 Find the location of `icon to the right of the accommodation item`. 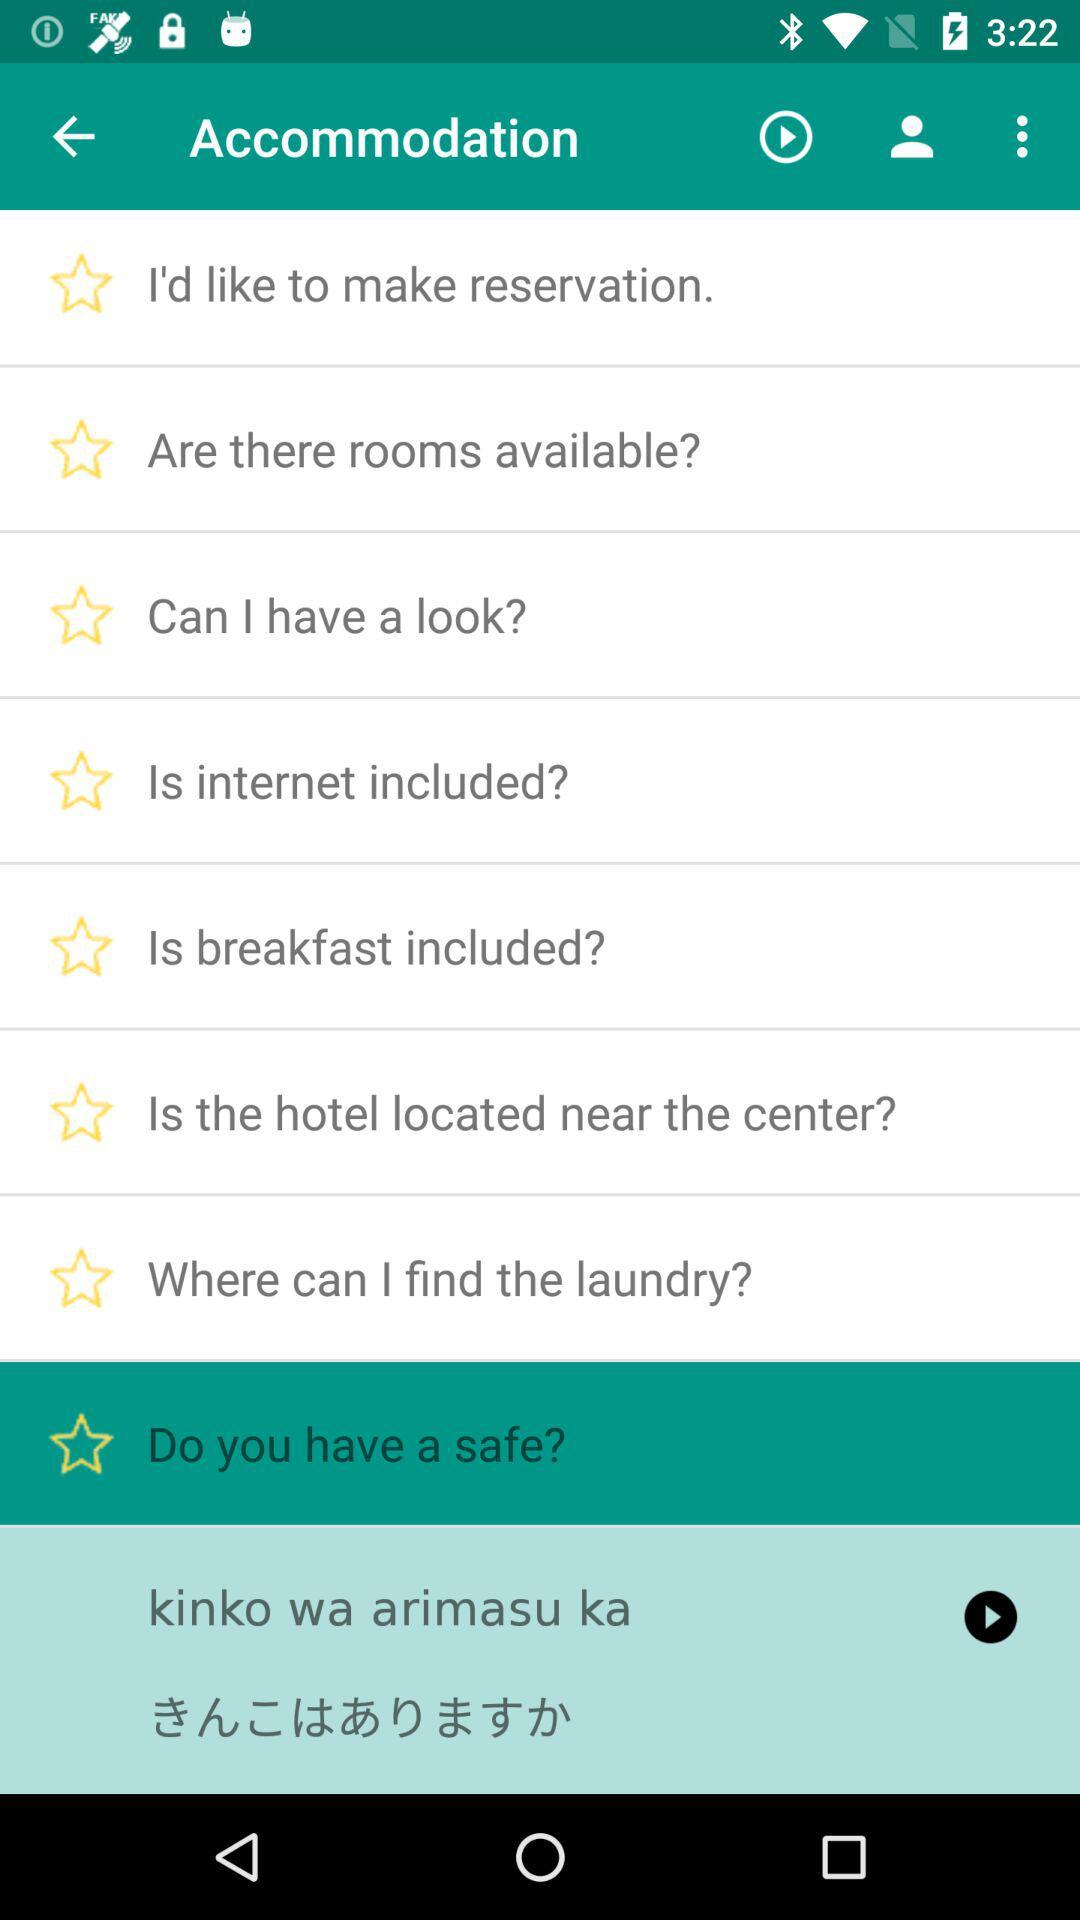

icon to the right of the accommodation item is located at coordinates (785, 135).